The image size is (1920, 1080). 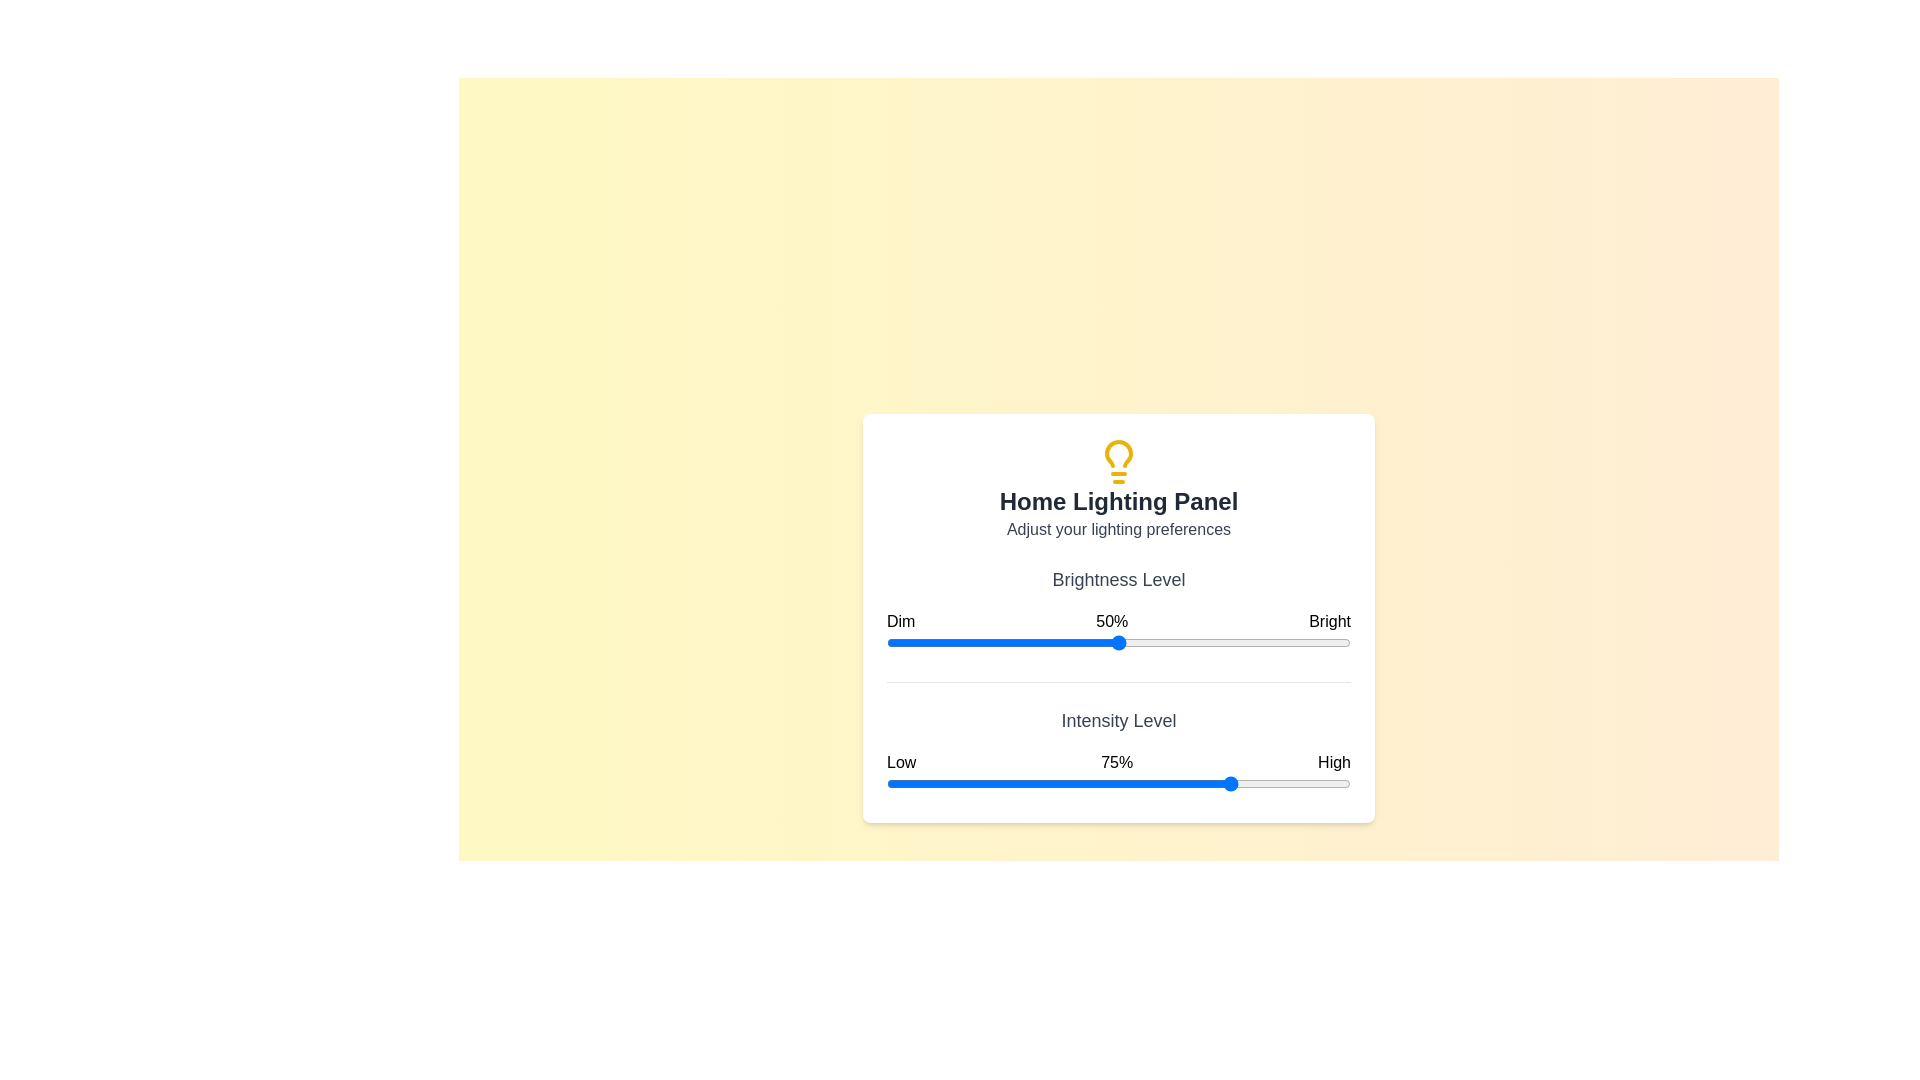 What do you see at coordinates (1003, 782) in the screenshot?
I see `the Intensity Level slider` at bounding box center [1003, 782].